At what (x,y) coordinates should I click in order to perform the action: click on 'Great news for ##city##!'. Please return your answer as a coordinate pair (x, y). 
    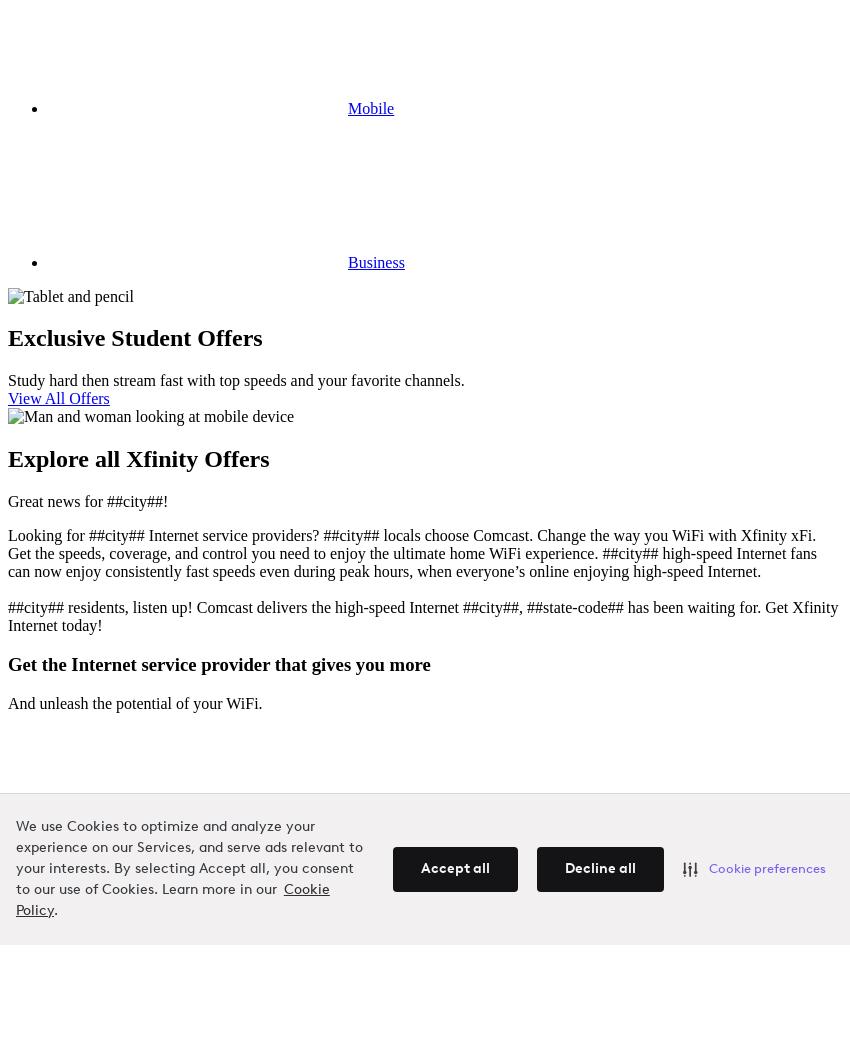
    Looking at the image, I should click on (6, 501).